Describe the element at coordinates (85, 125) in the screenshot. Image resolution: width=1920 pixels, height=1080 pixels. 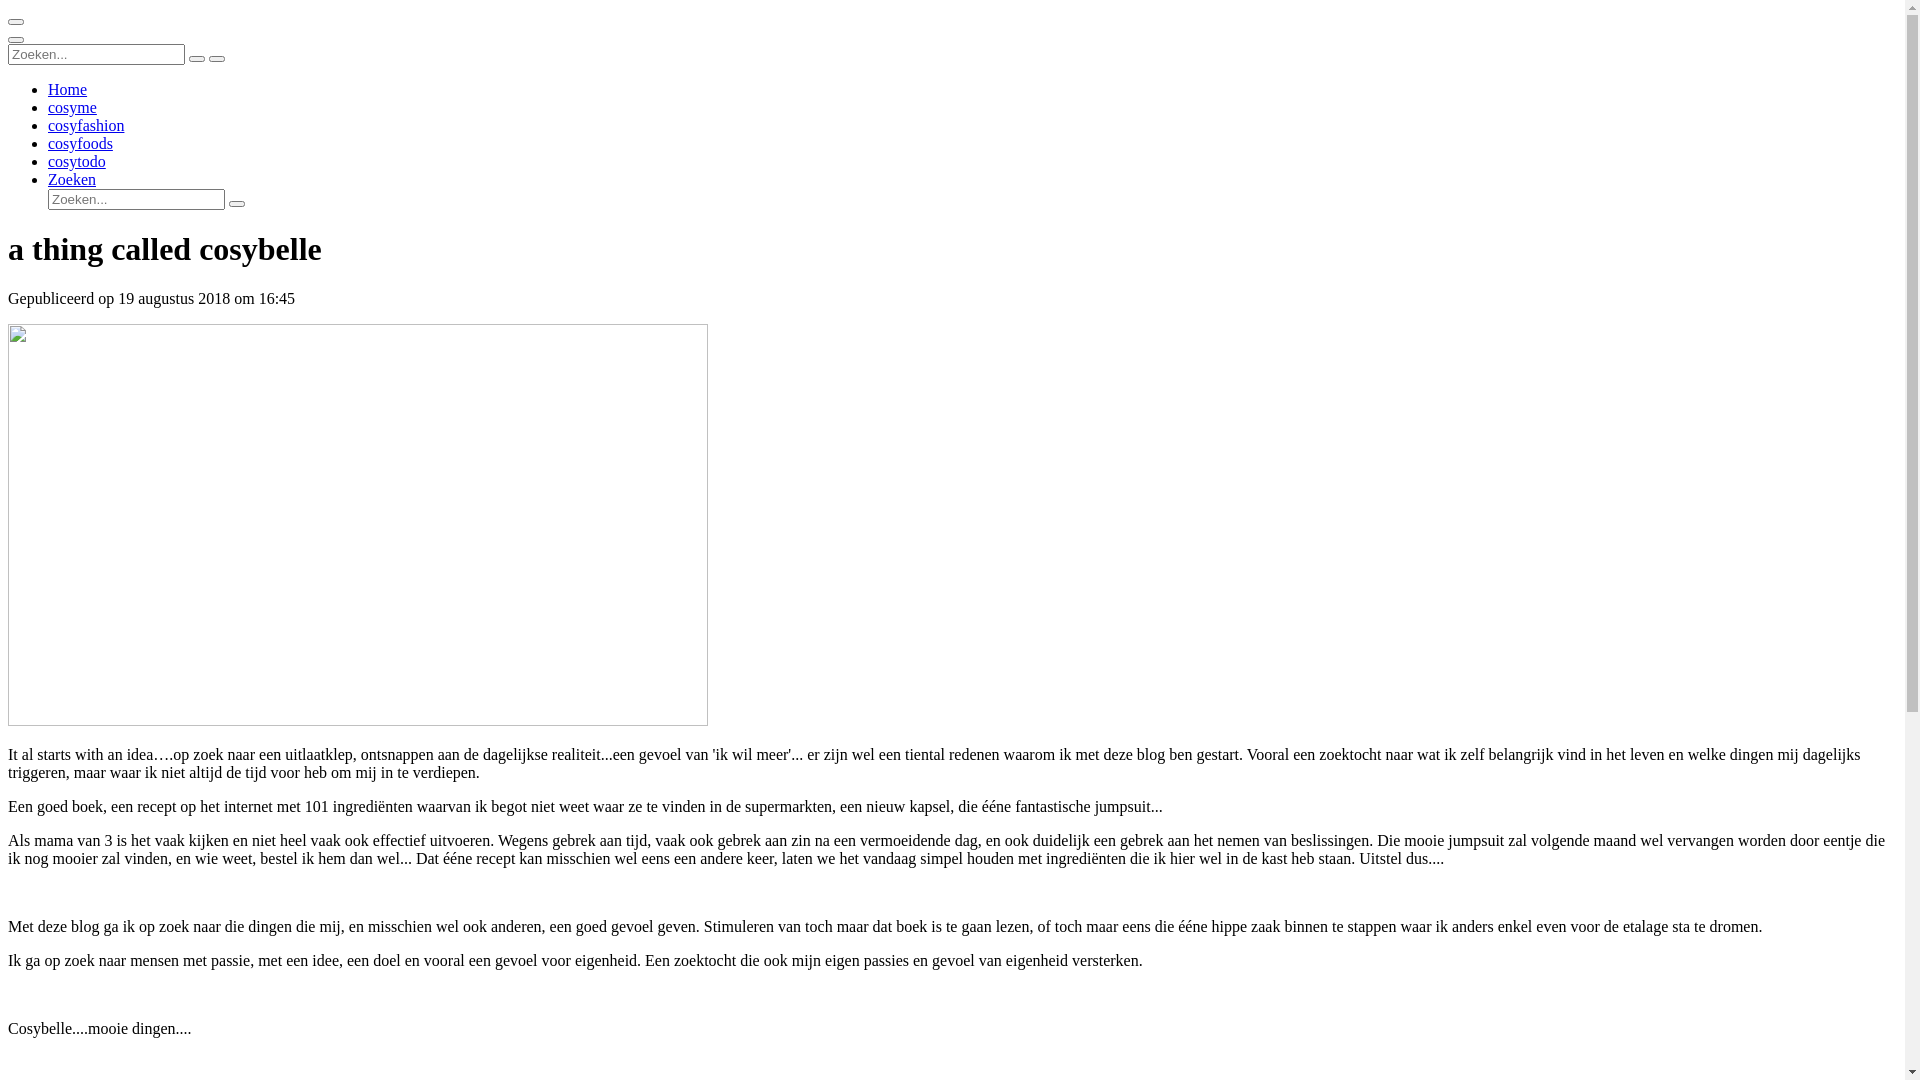
I see `'cosyfashion'` at that location.